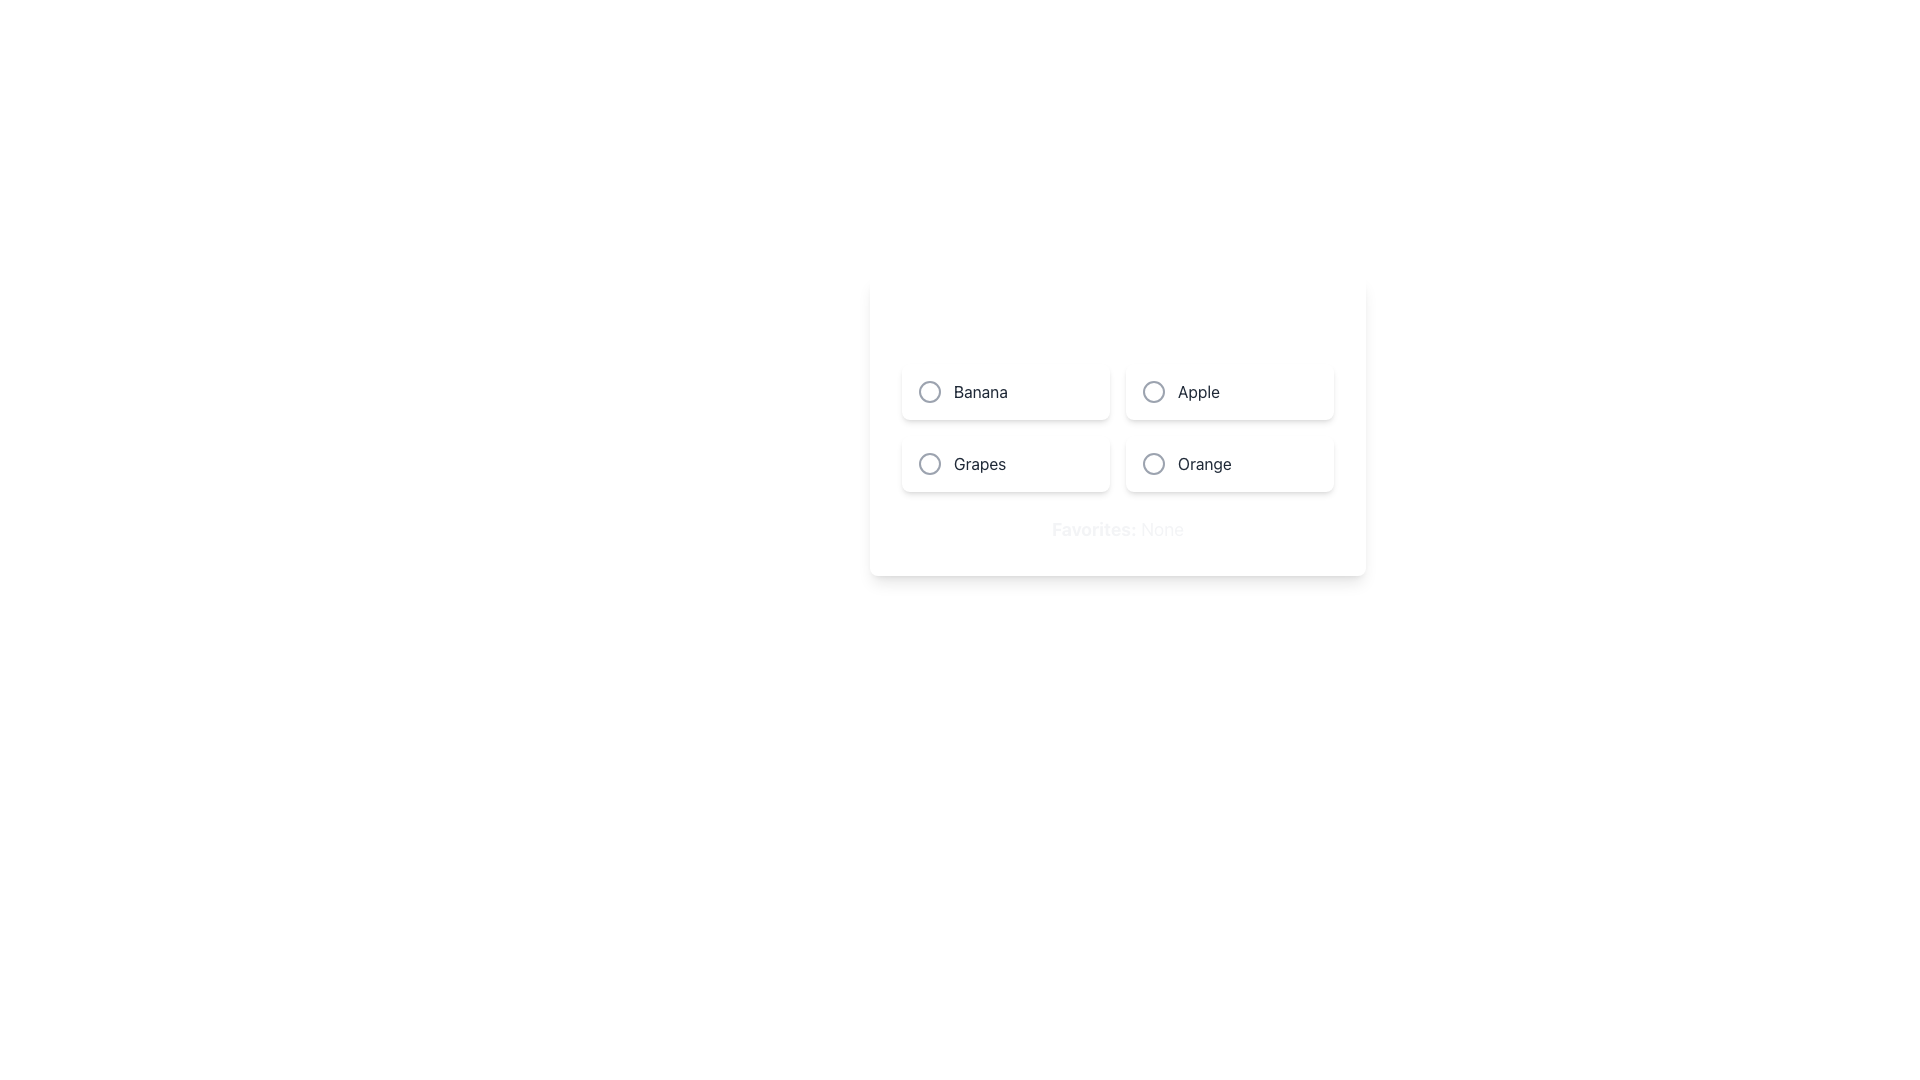  Describe the element at coordinates (1228, 392) in the screenshot. I see `the 'Apple' button-like selection option located in the second column of the grid layout` at that location.